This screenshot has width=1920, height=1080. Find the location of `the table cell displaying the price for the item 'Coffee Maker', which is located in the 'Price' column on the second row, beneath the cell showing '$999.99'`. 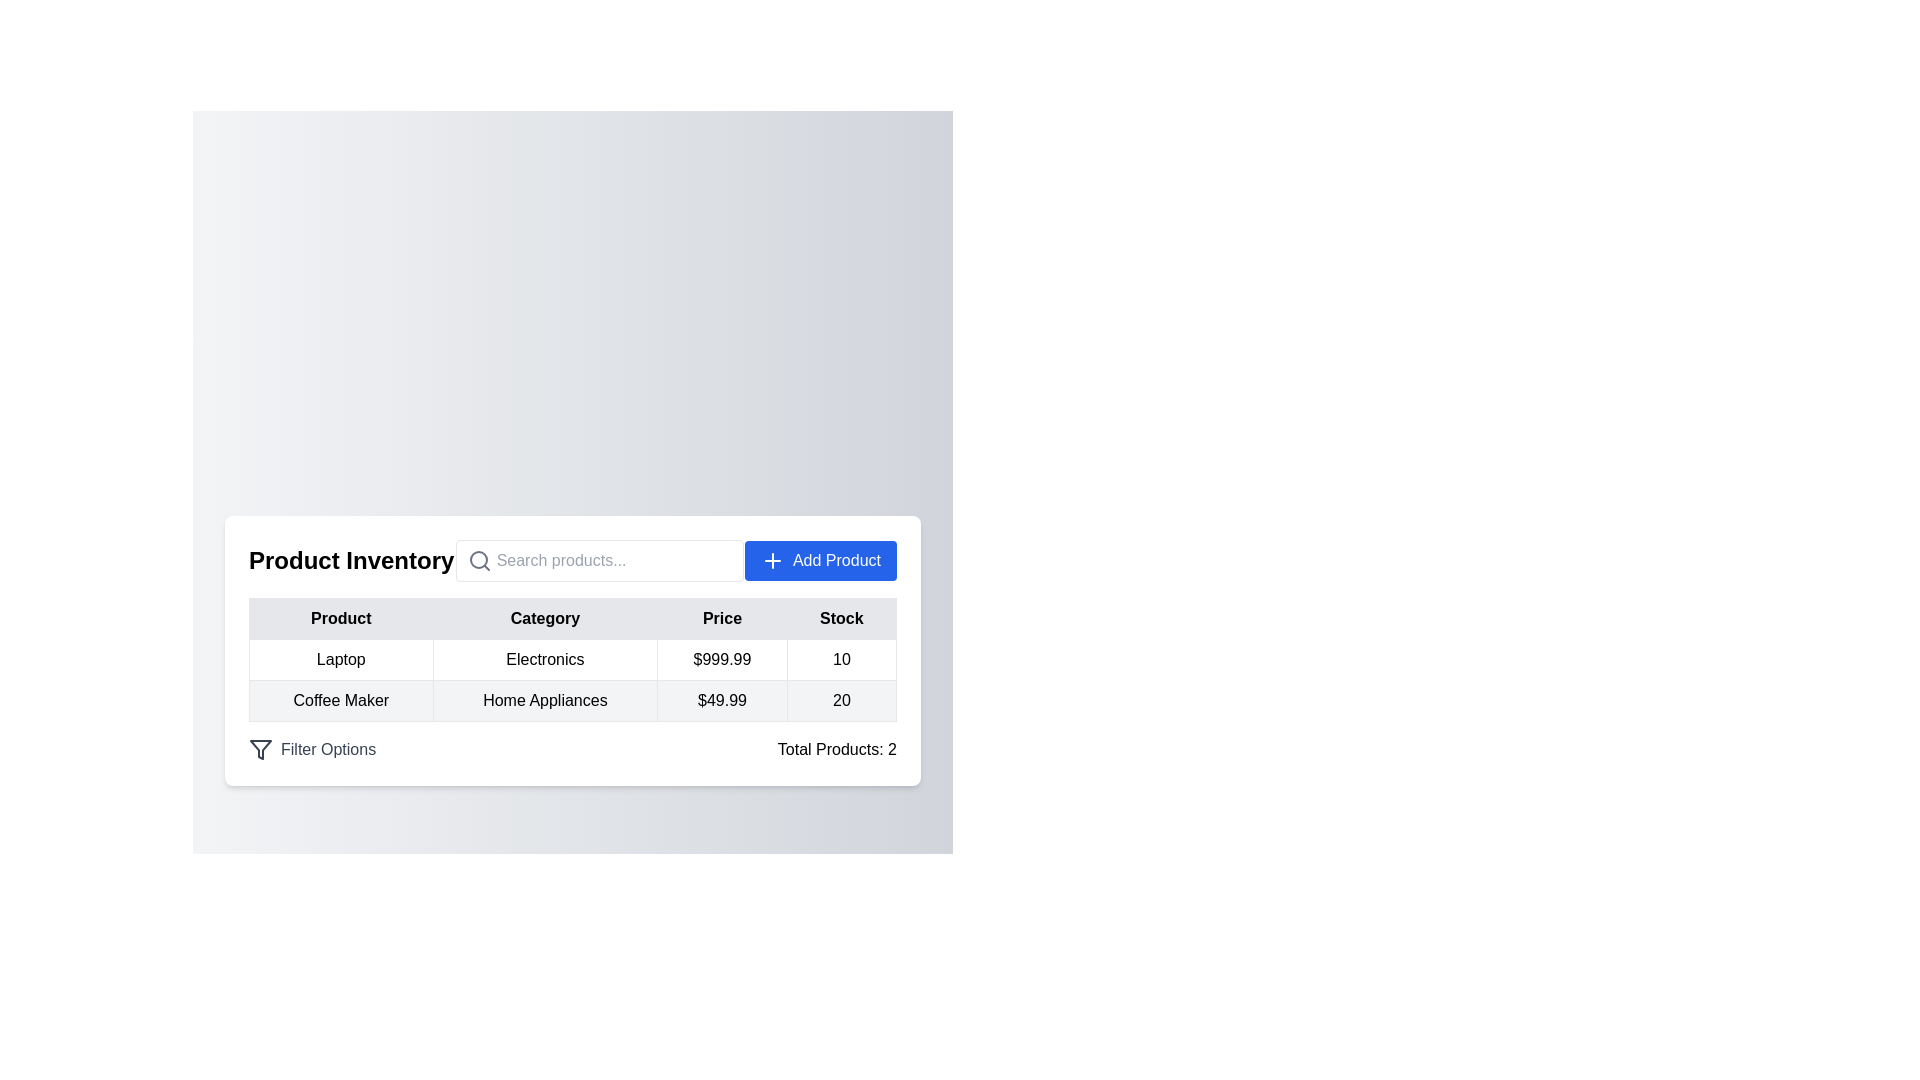

the table cell displaying the price for the item 'Coffee Maker', which is located in the 'Price' column on the second row, beneath the cell showing '$999.99' is located at coordinates (721, 700).